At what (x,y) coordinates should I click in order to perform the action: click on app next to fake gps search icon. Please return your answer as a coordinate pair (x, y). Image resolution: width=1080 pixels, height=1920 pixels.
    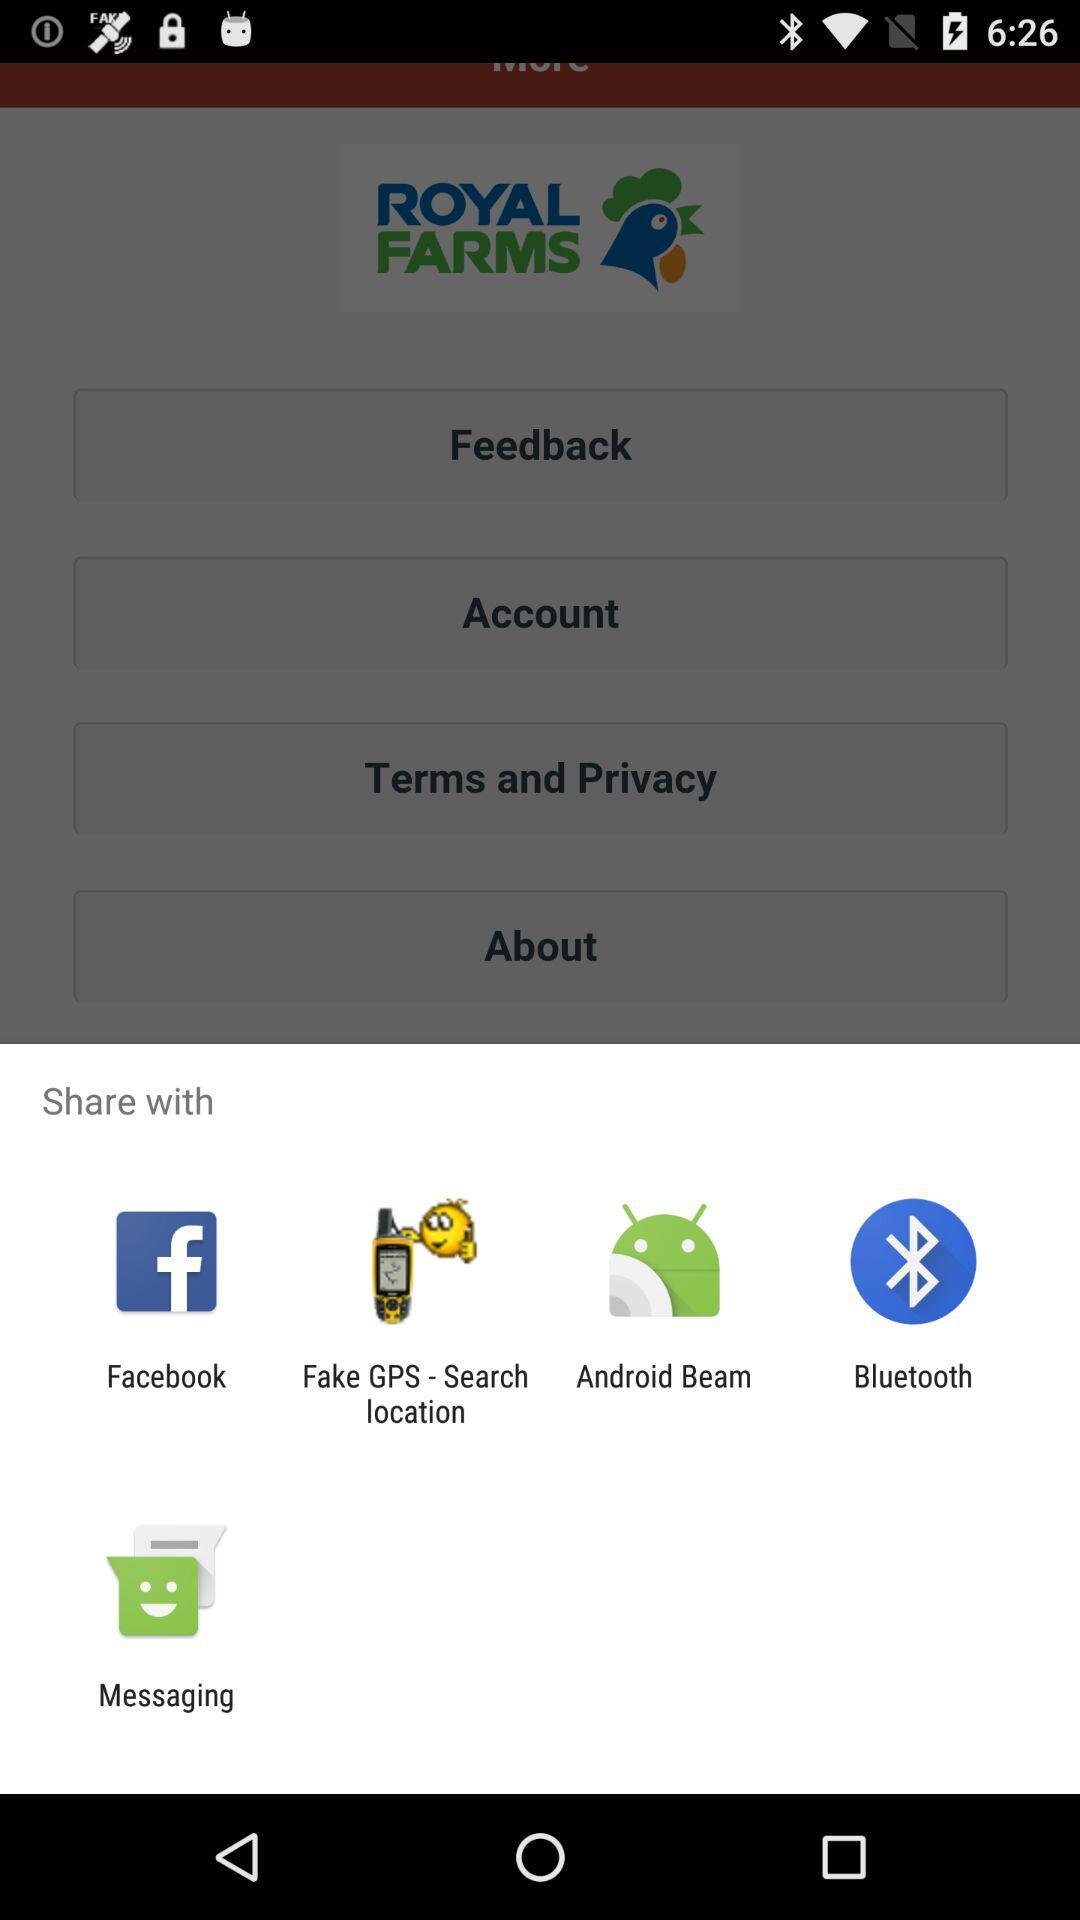
    Looking at the image, I should click on (165, 1392).